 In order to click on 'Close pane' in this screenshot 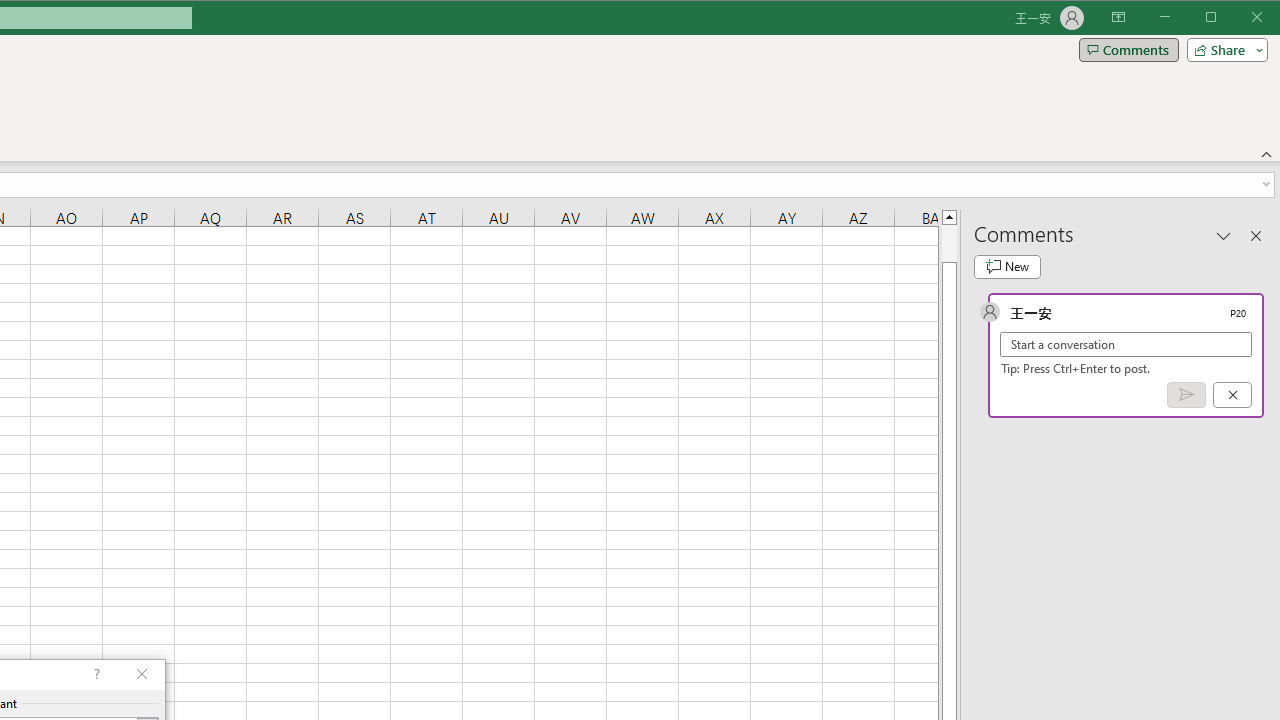, I will do `click(1255, 234)`.